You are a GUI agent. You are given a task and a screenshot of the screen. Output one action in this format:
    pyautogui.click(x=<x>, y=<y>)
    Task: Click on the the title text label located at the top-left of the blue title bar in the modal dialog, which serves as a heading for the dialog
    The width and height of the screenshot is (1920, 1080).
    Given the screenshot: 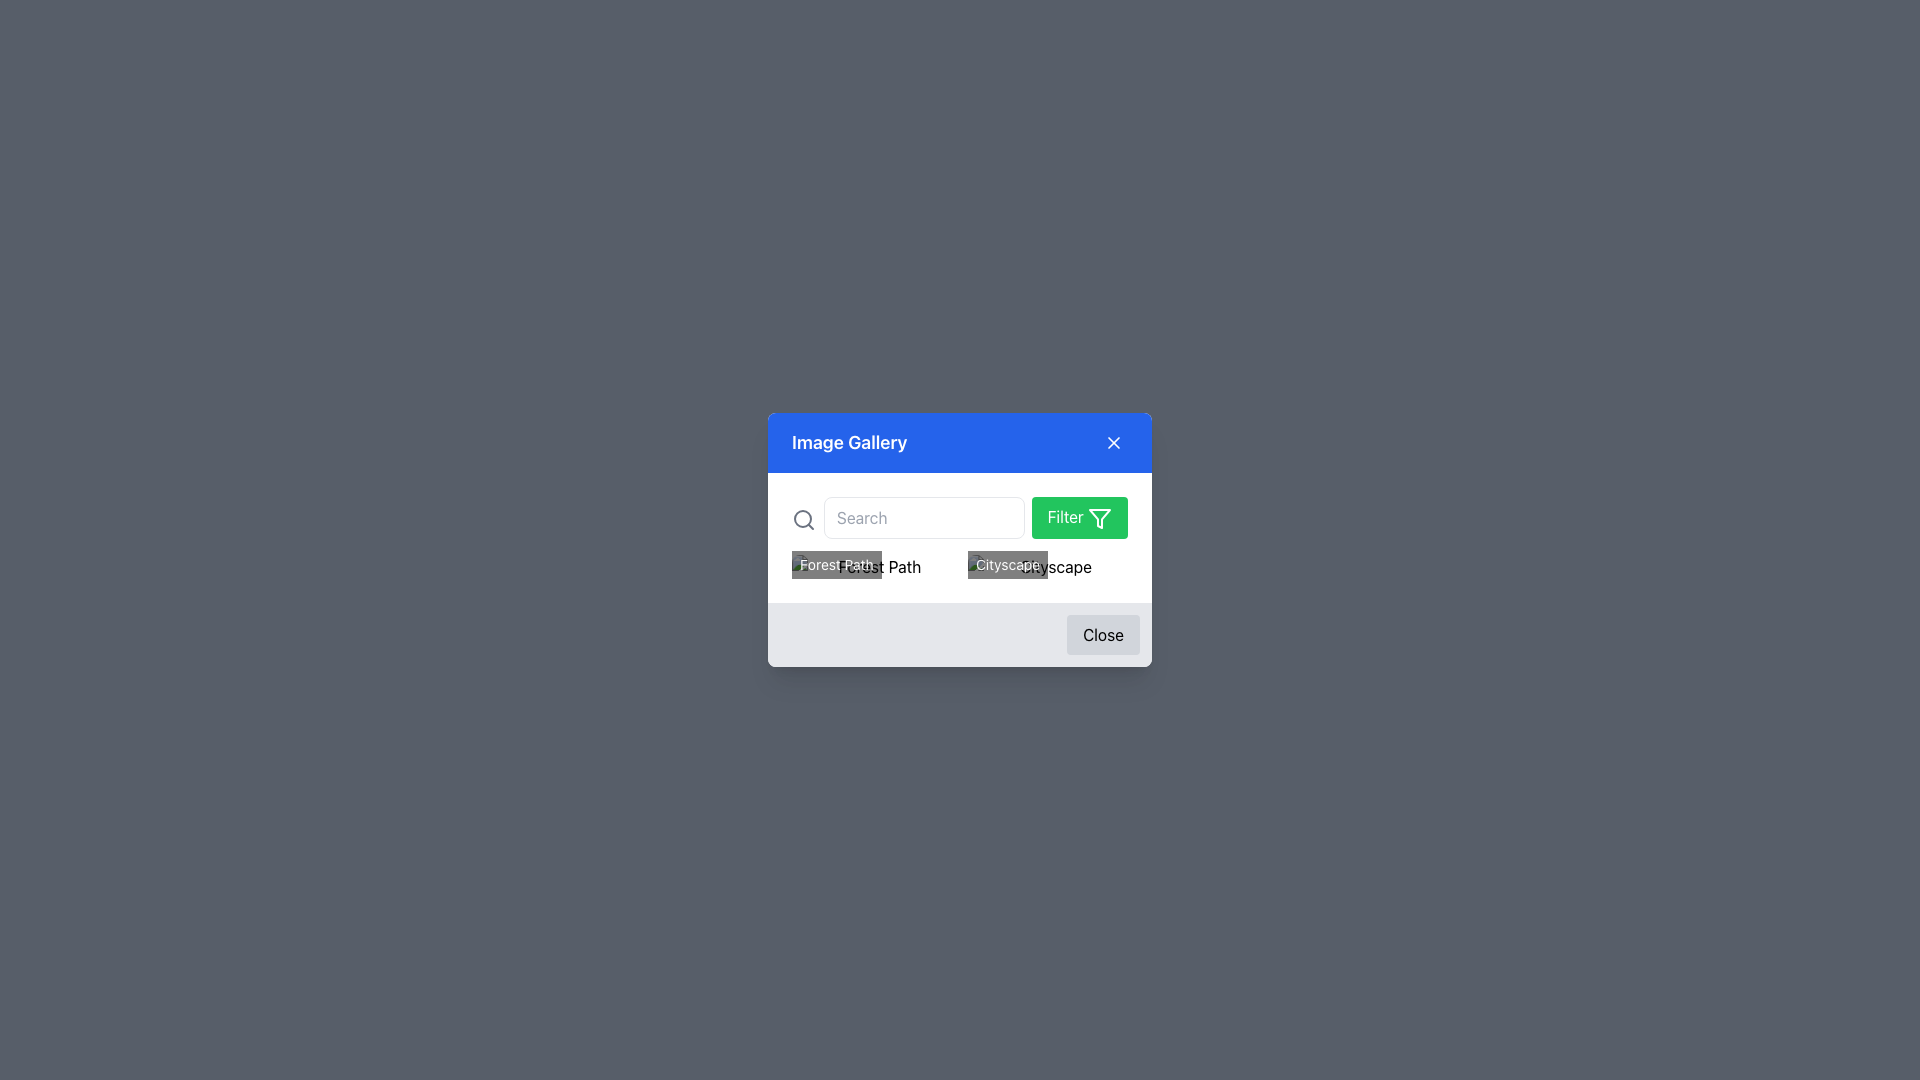 What is the action you would take?
    pyautogui.click(x=849, y=442)
    